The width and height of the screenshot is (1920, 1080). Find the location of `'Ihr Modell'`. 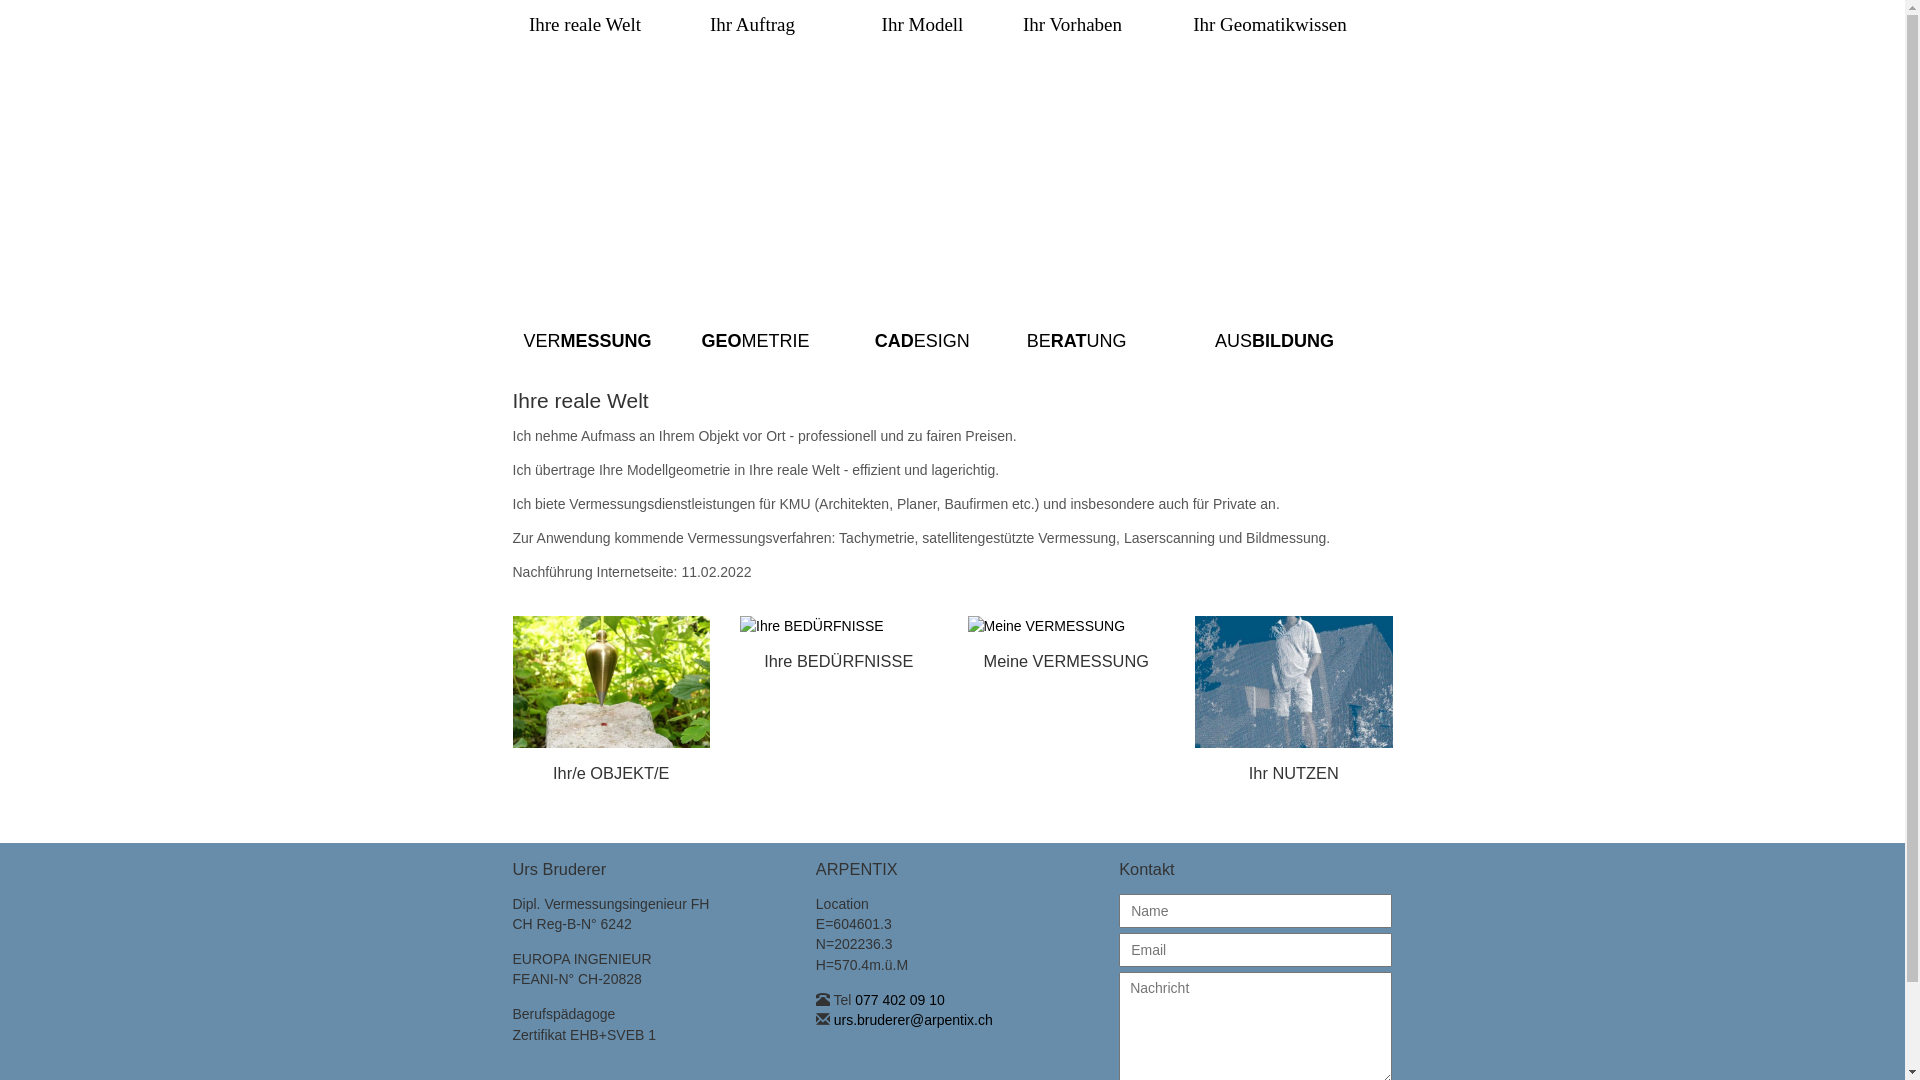

'Ihr Modell' is located at coordinates (921, 24).